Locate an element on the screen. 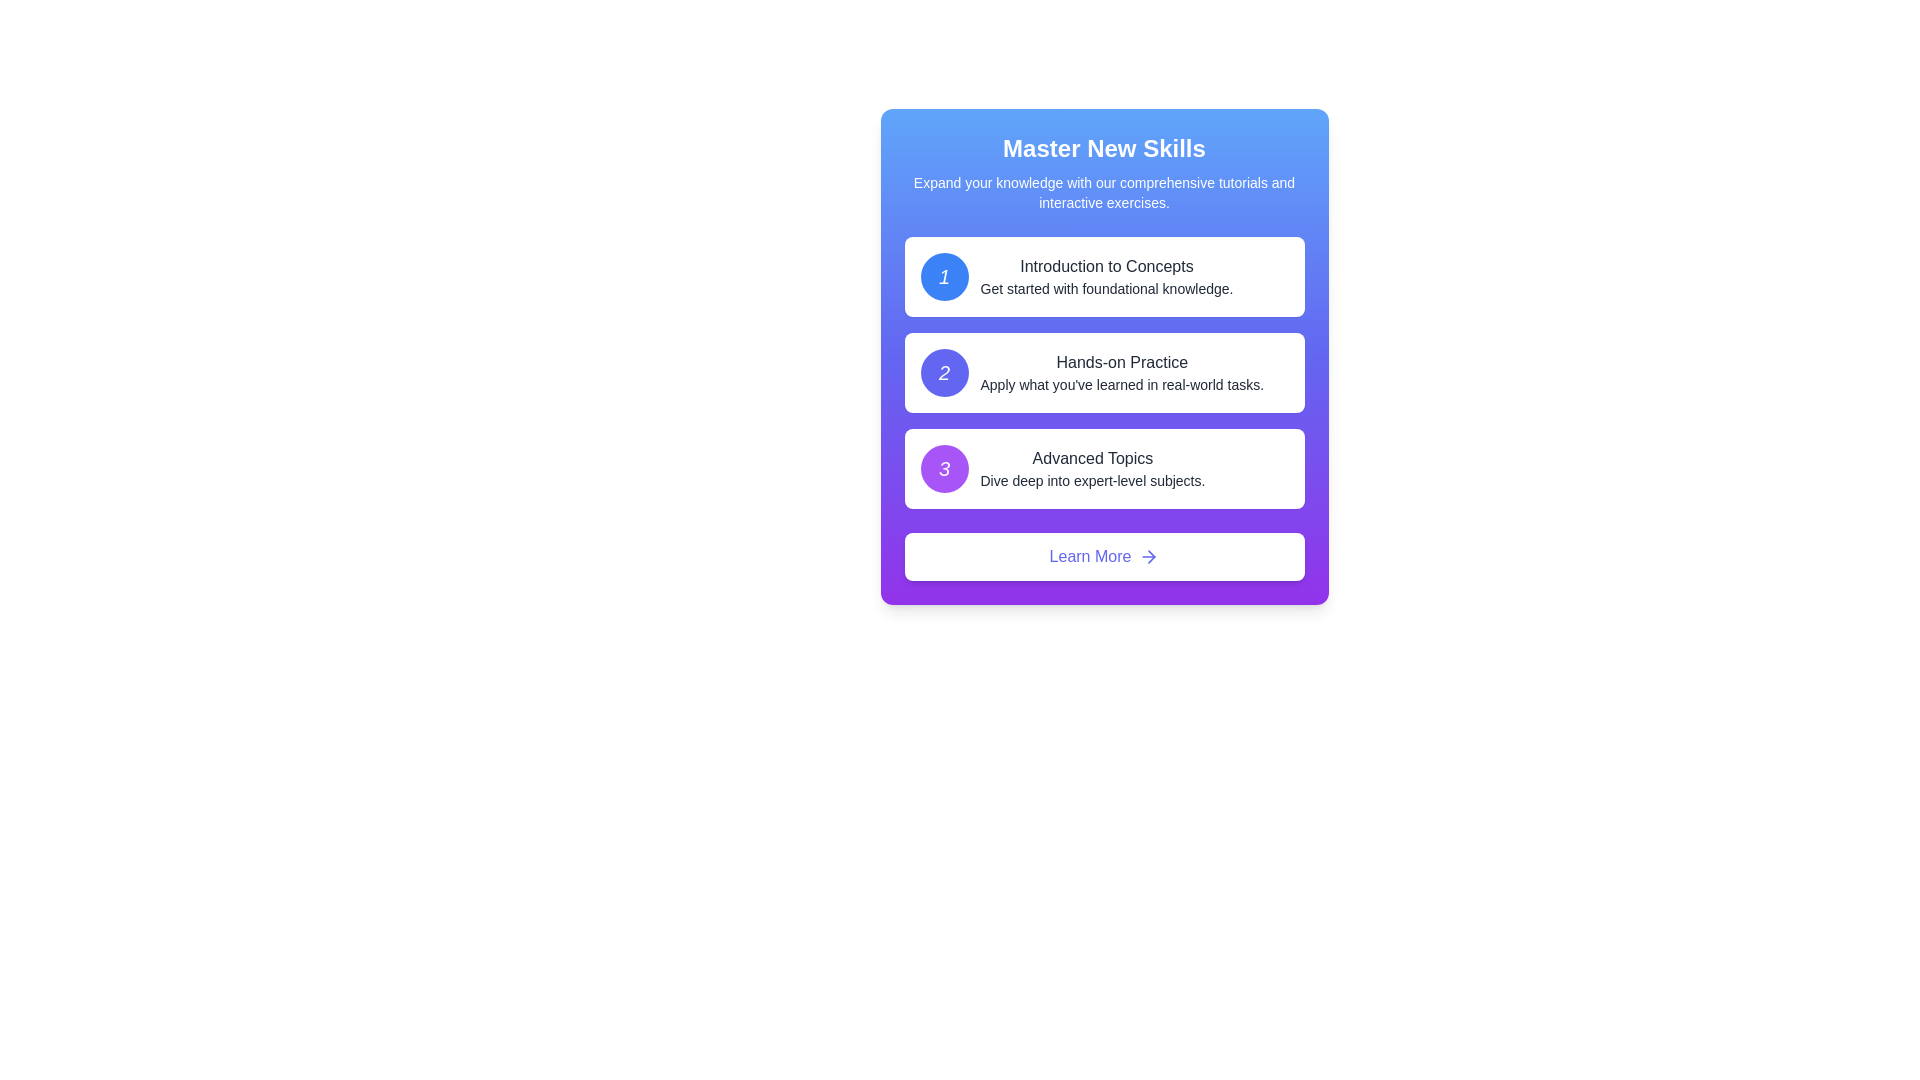  information from the informational card titled 'Introduction to Concepts', which contains the number '1' in a blue circle and details about foundational knowledge is located at coordinates (1103, 277).